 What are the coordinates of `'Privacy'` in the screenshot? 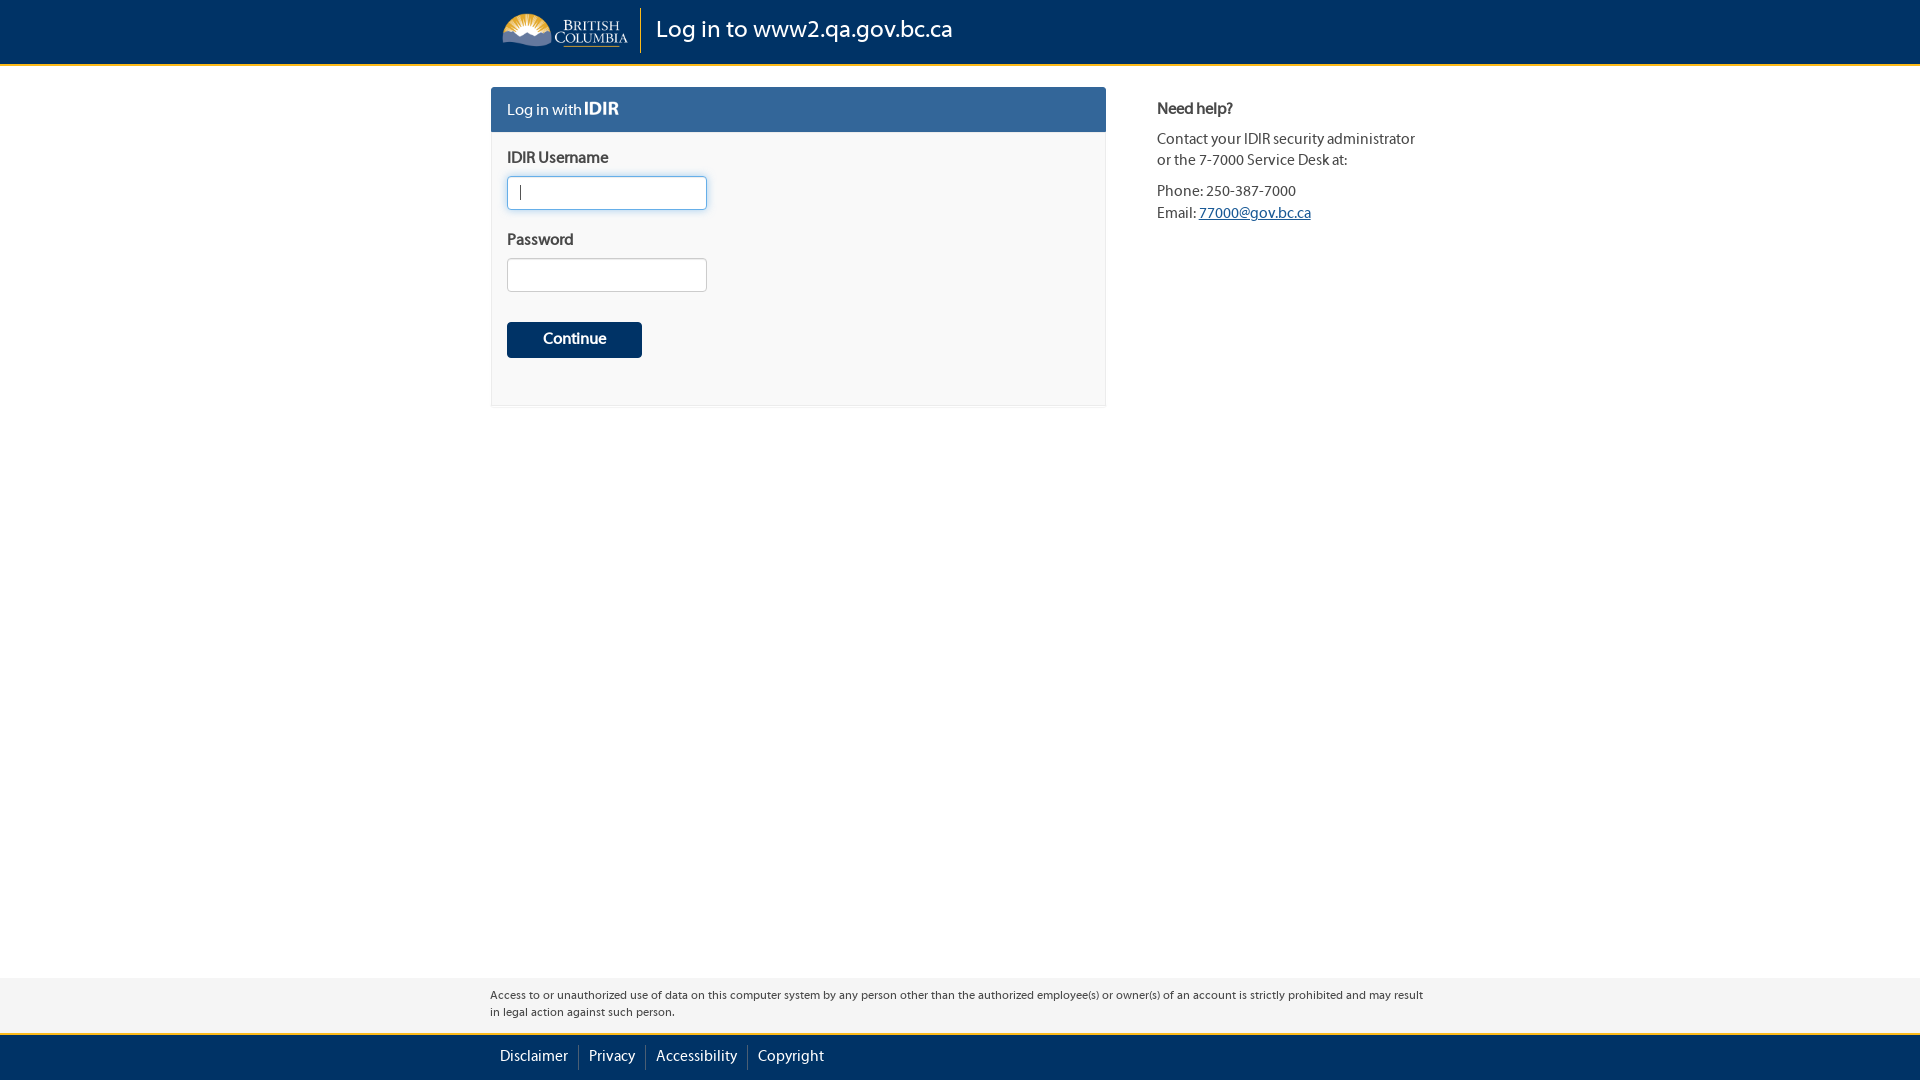 It's located at (610, 1056).